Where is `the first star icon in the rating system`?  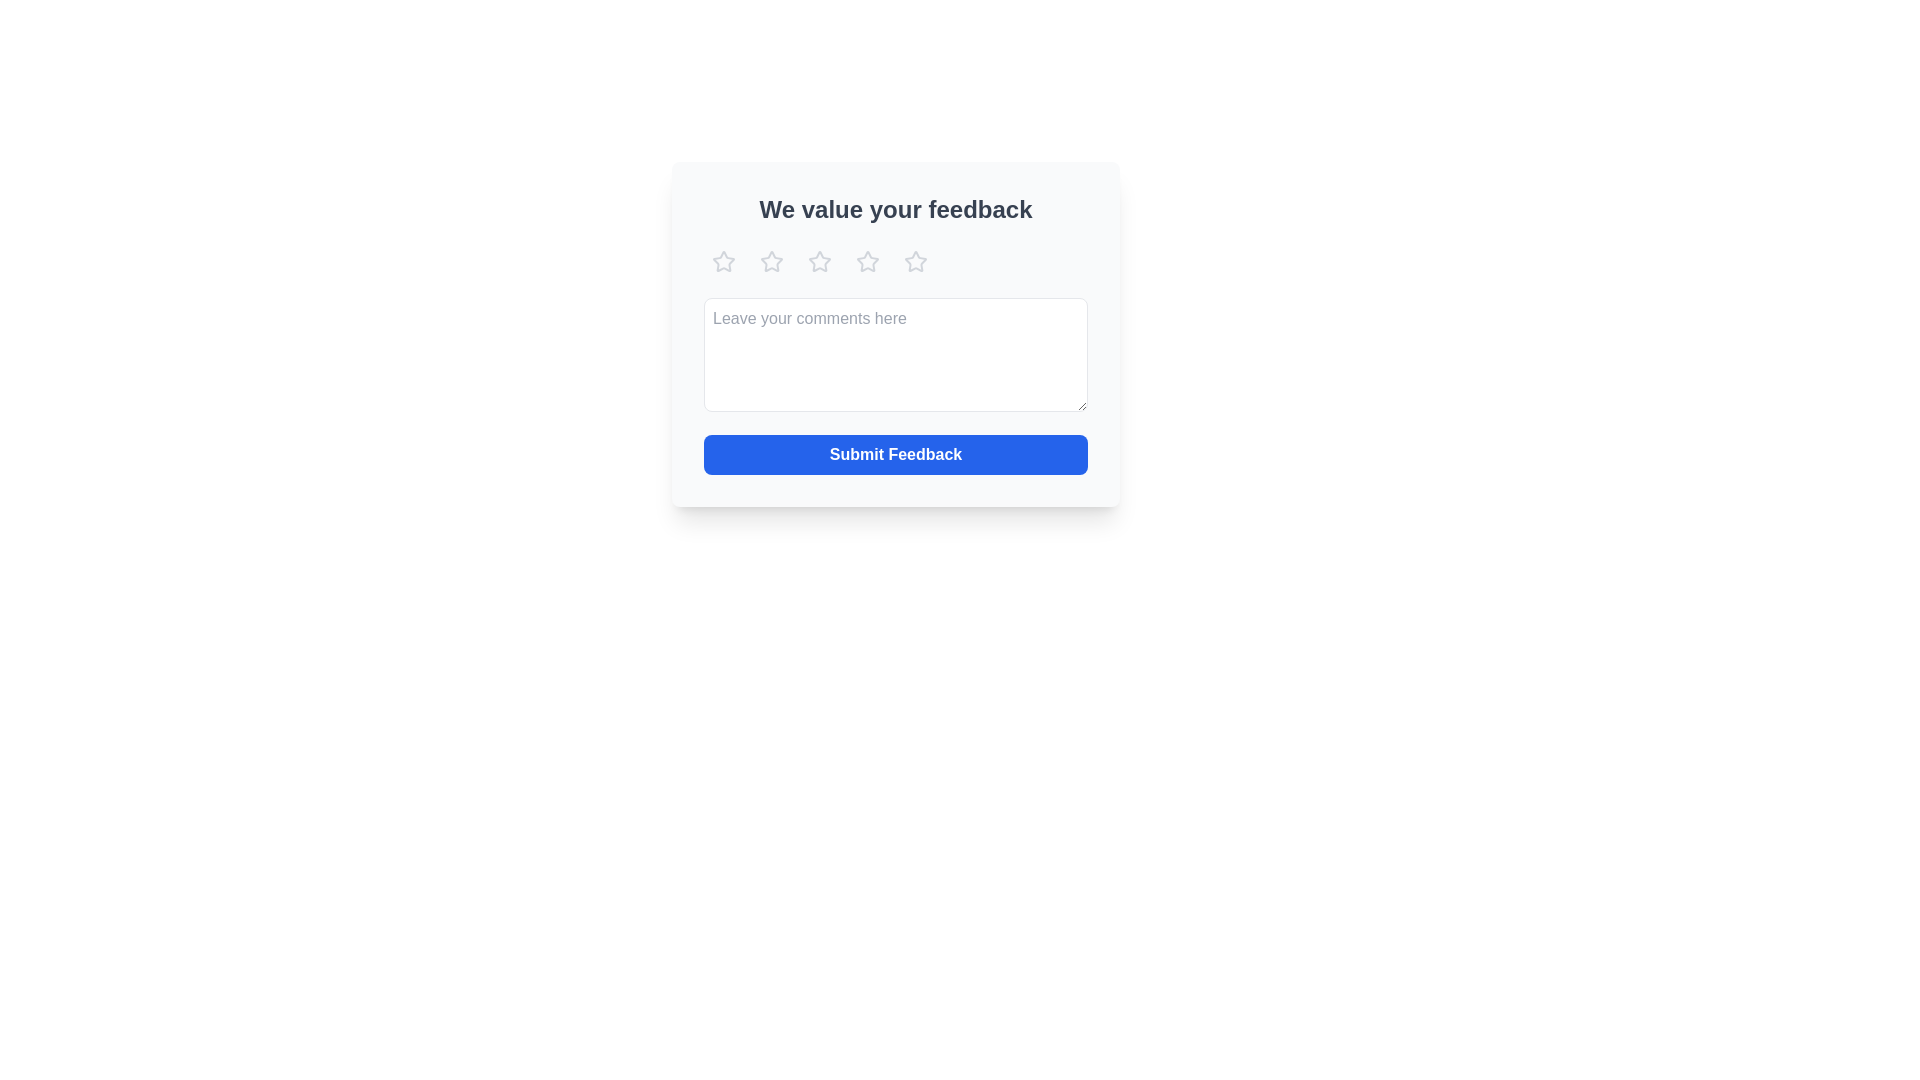
the first star icon in the rating system is located at coordinates (723, 261).